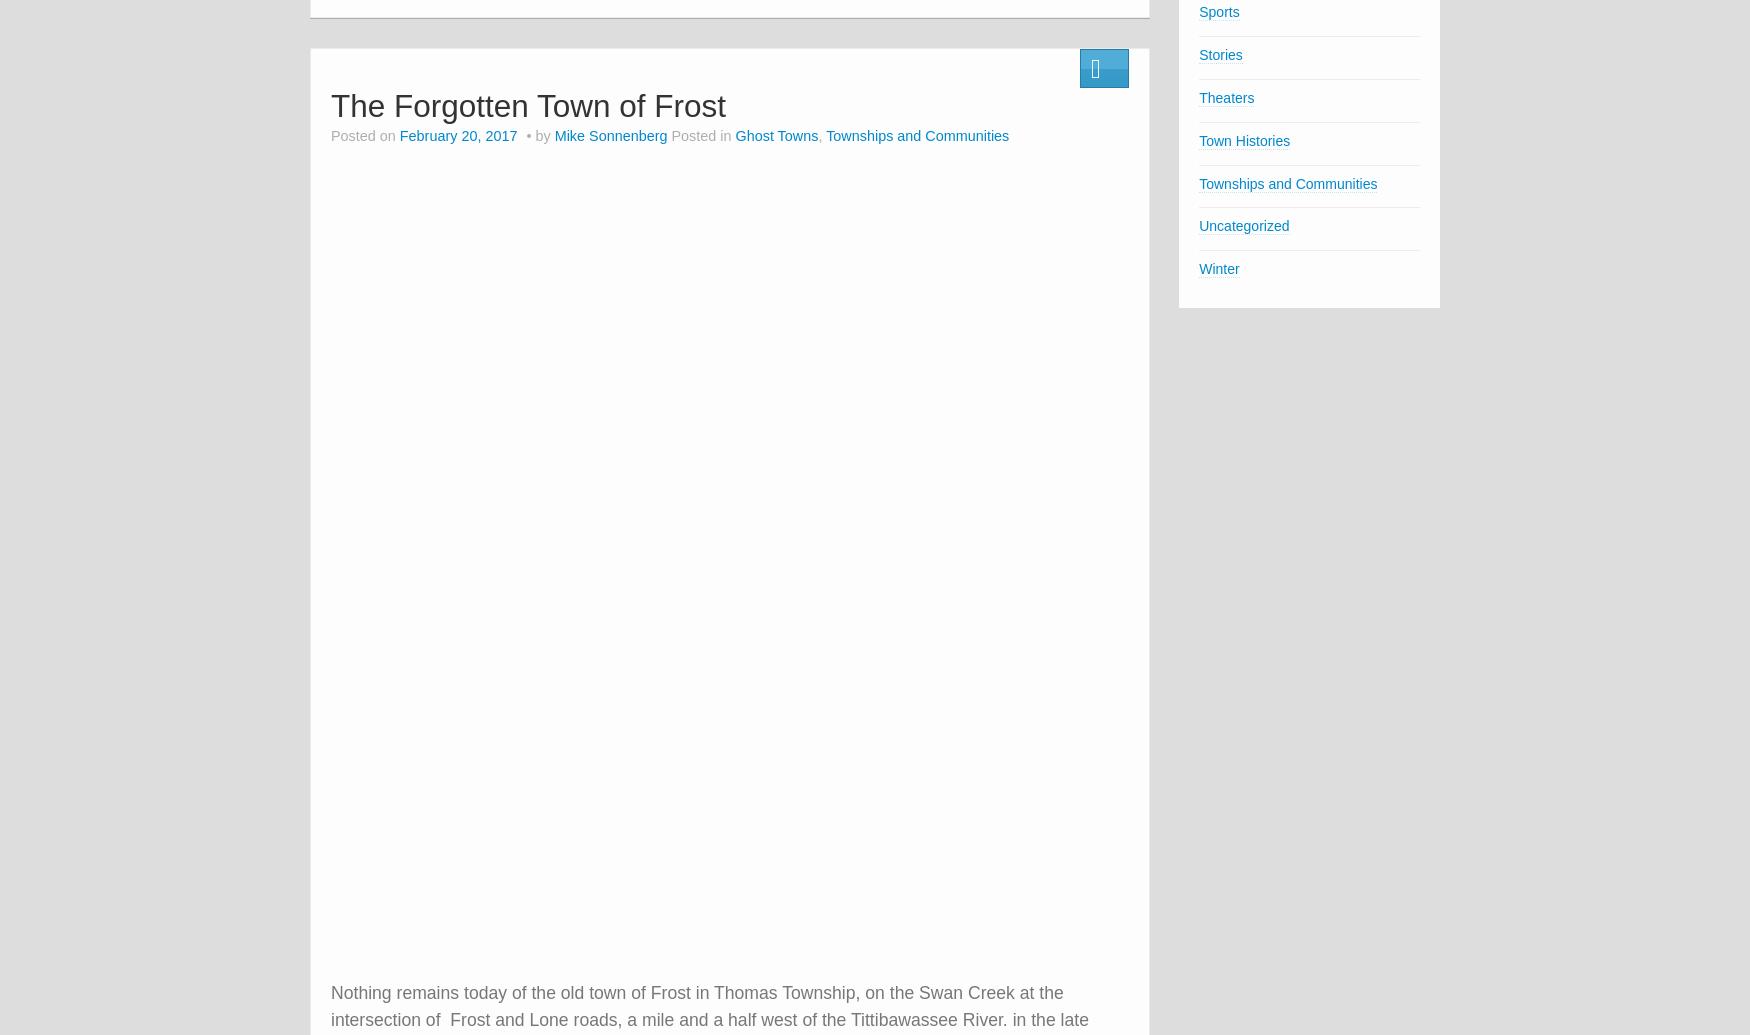  Describe the element at coordinates (1220, 54) in the screenshot. I see `'Stories'` at that location.